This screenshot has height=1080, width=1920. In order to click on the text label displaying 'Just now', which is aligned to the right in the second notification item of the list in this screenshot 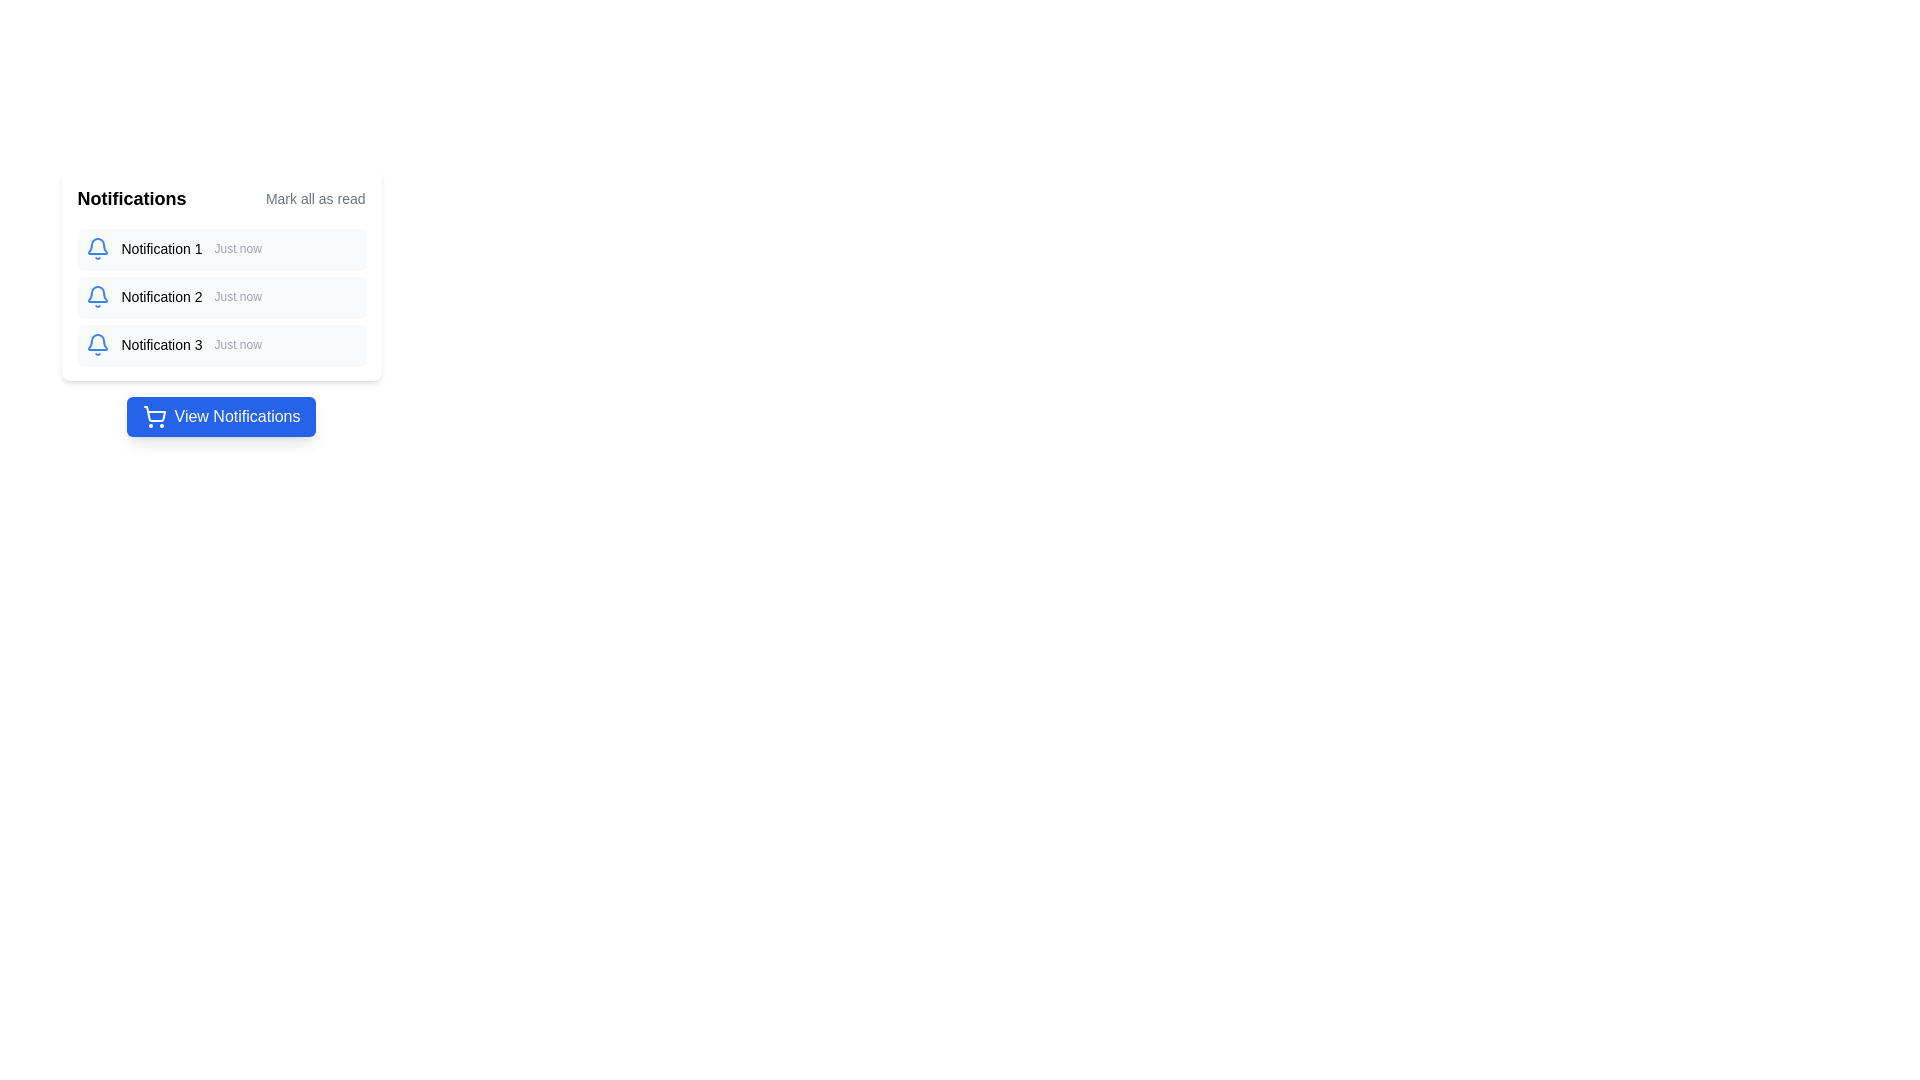, I will do `click(238, 297)`.